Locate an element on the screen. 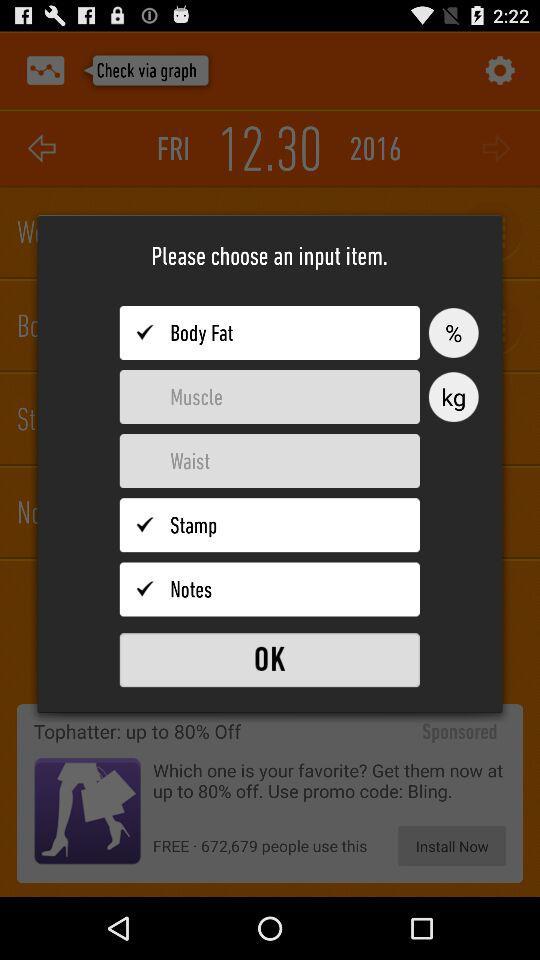 Image resolution: width=540 pixels, height=960 pixels. body fat percentage is located at coordinates (269, 333).